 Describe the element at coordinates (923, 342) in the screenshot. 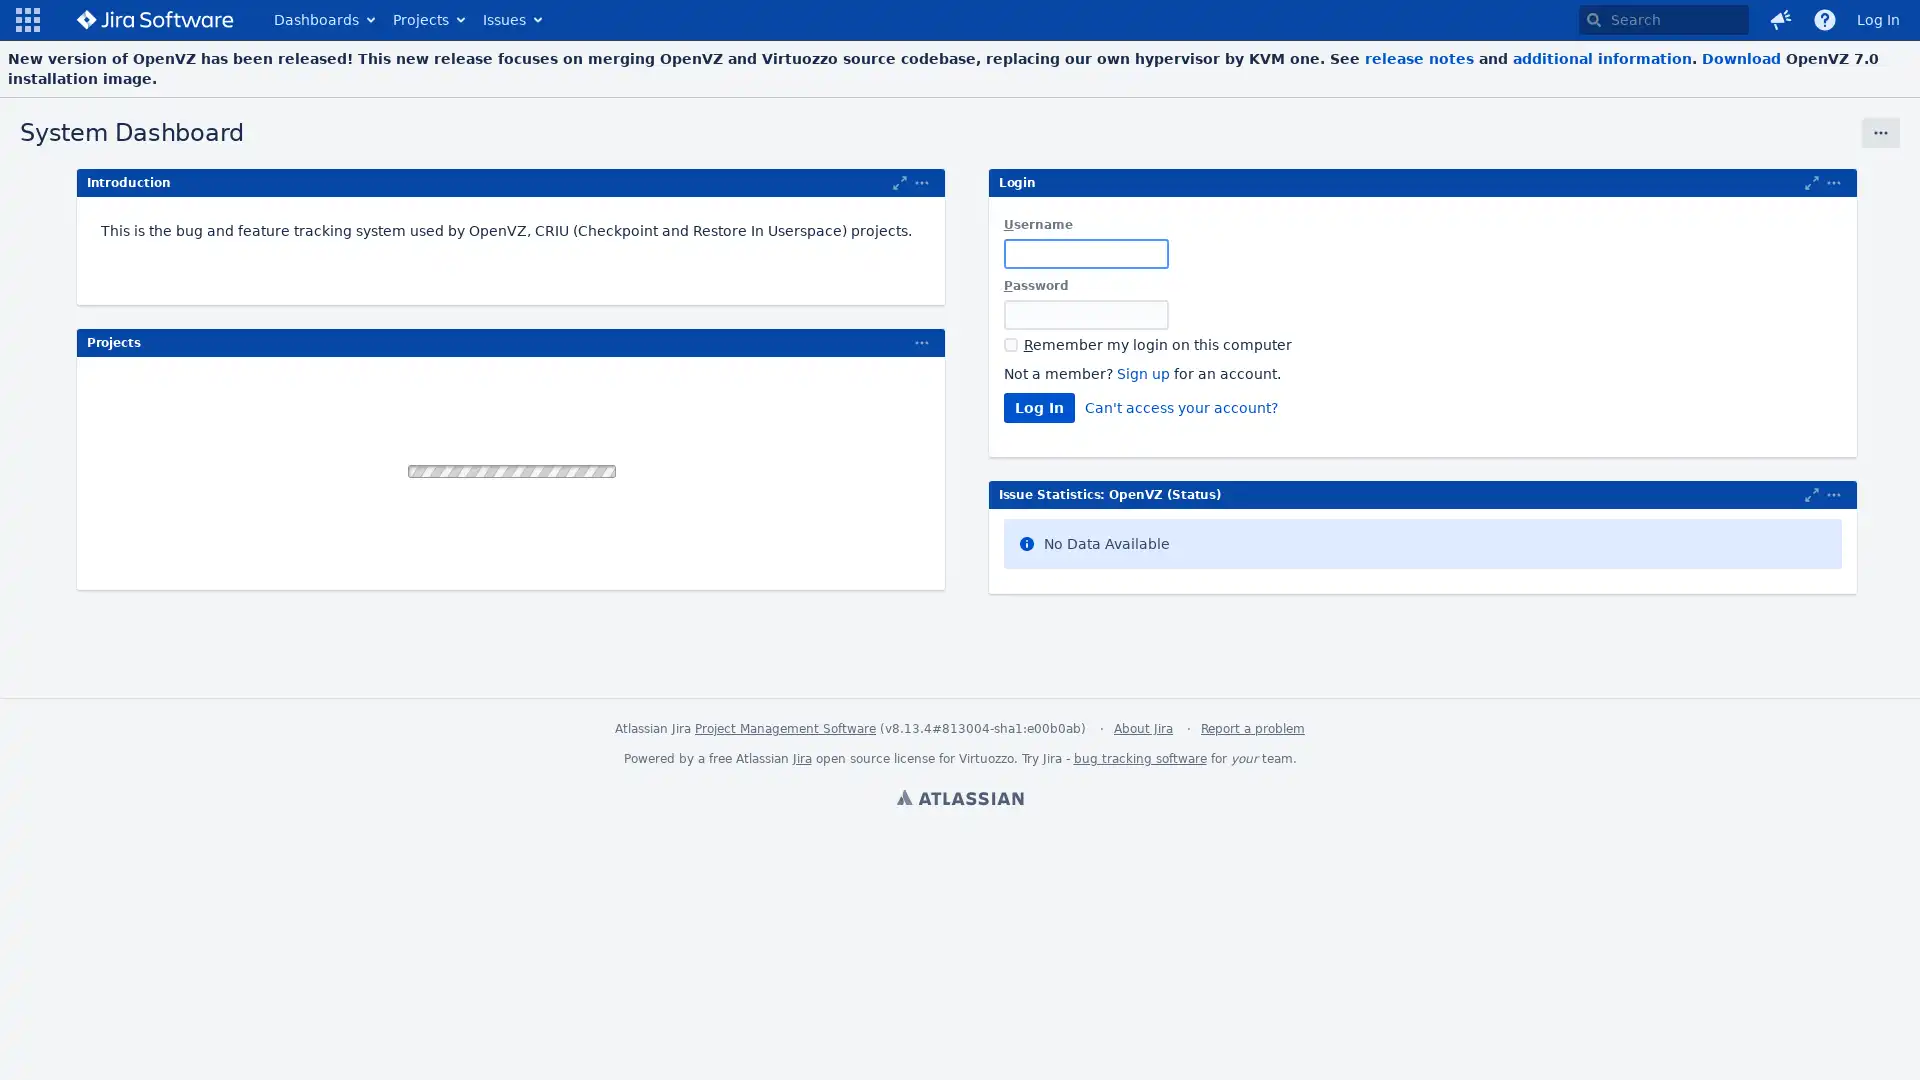

I see `Expand` at that location.